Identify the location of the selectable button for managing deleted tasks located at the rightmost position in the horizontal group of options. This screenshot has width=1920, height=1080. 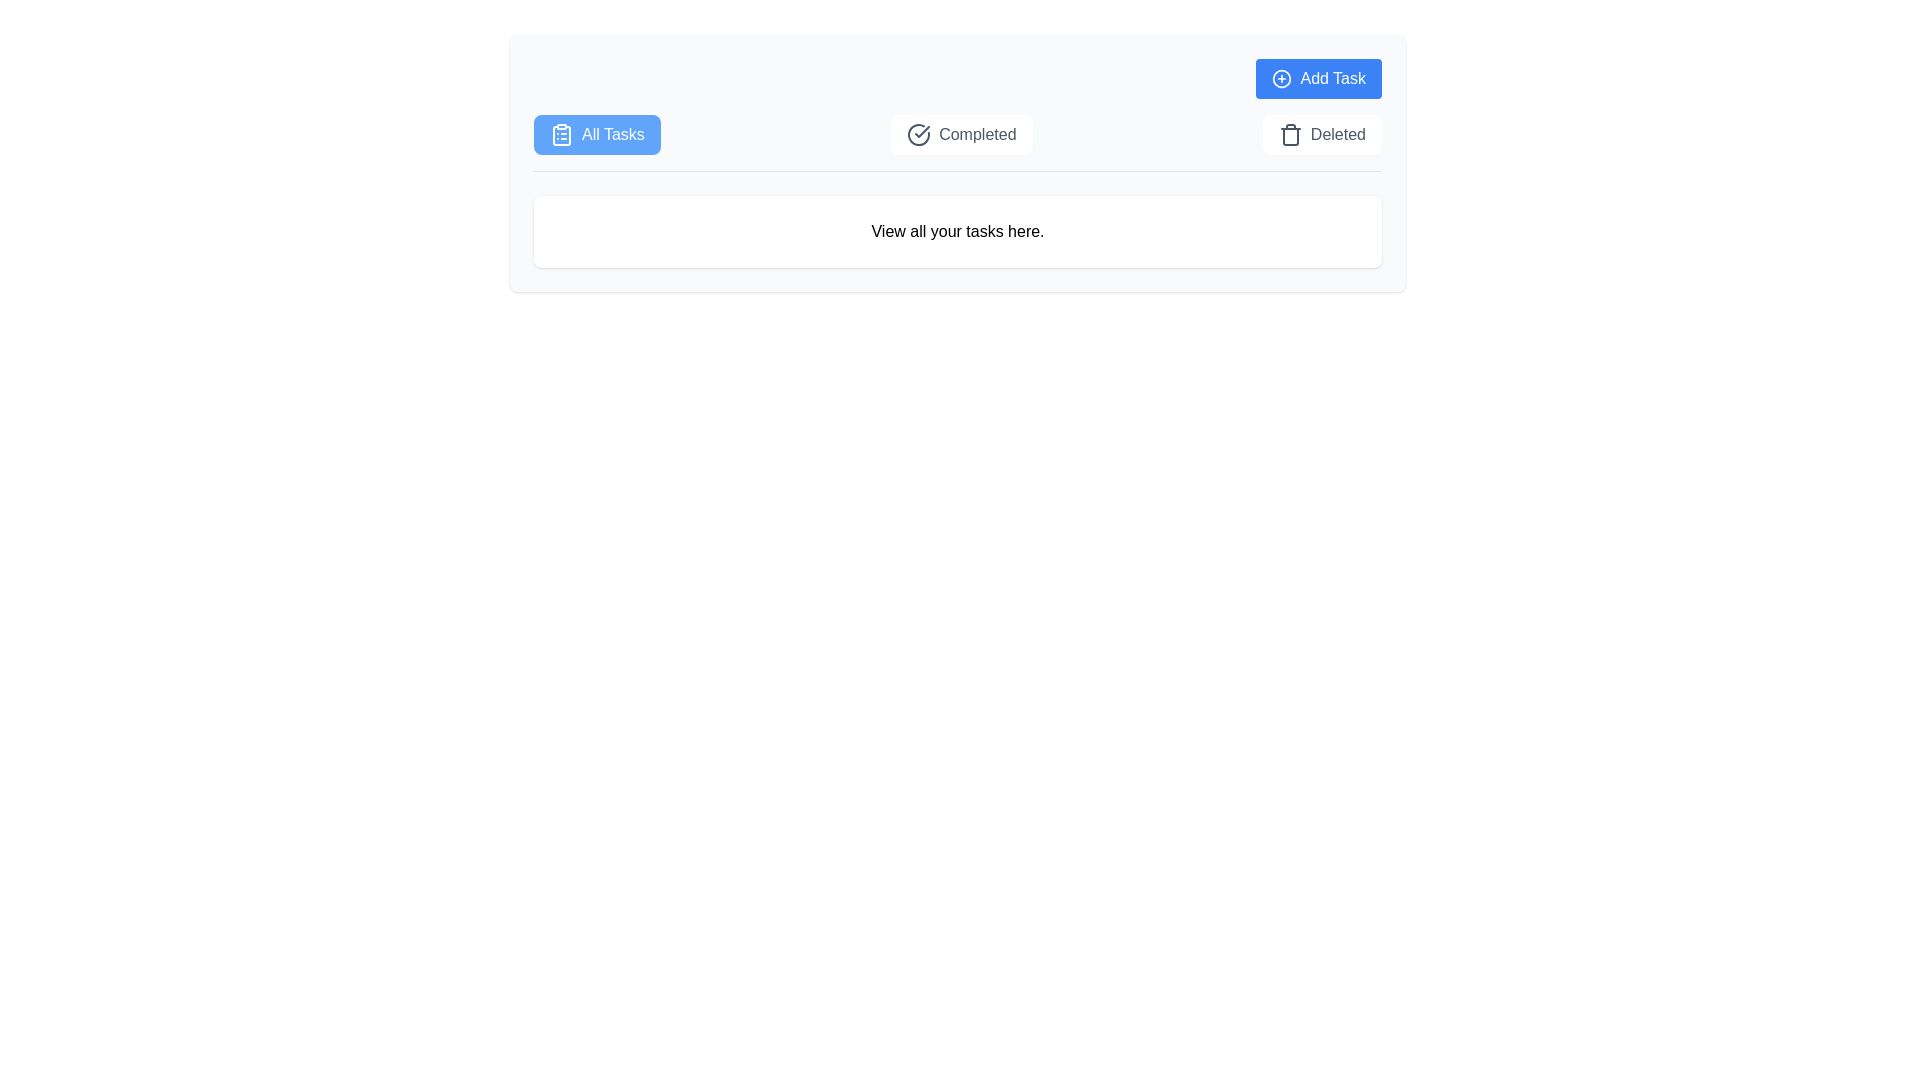
(1322, 135).